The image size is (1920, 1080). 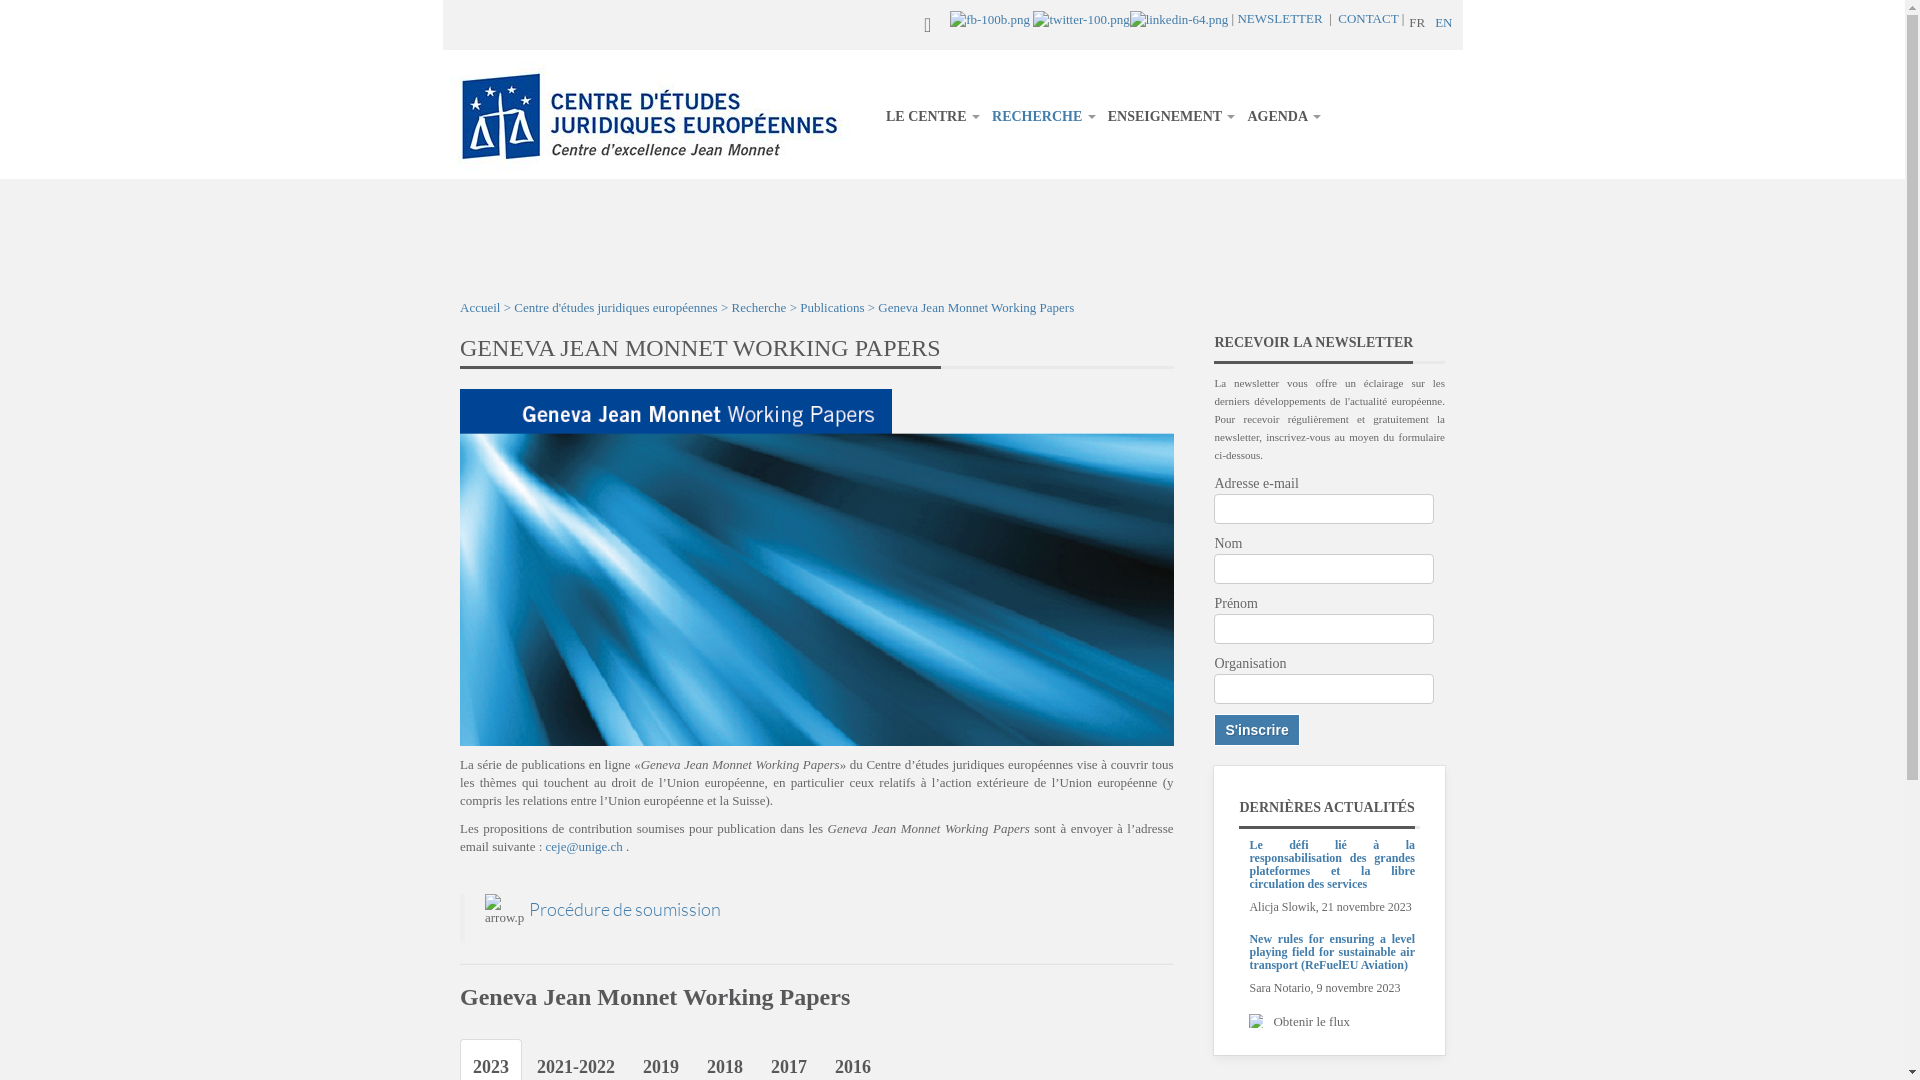 What do you see at coordinates (1079, 18) in the screenshot?
I see `'Suivez-nous sur Twitter'` at bounding box center [1079, 18].